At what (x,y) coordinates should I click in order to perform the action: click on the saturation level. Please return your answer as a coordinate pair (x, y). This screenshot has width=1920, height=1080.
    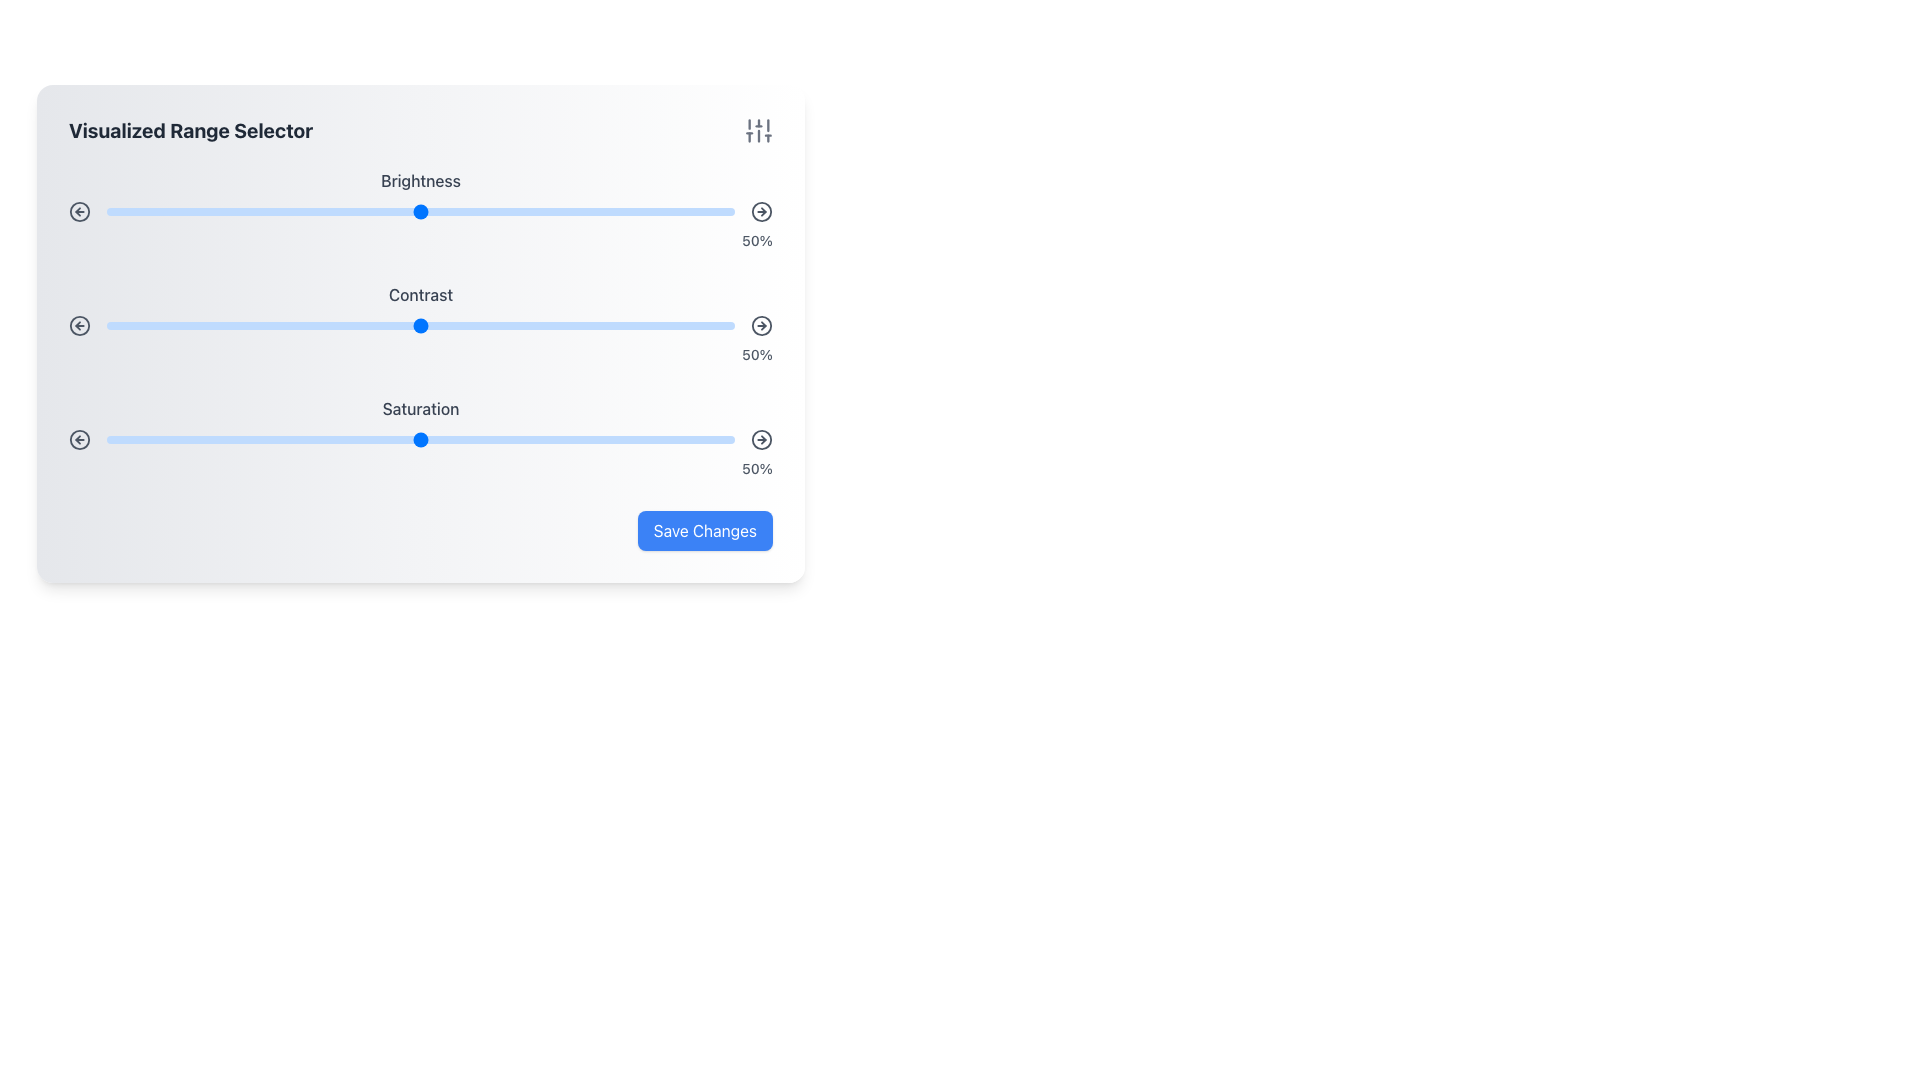
    Looking at the image, I should click on (377, 438).